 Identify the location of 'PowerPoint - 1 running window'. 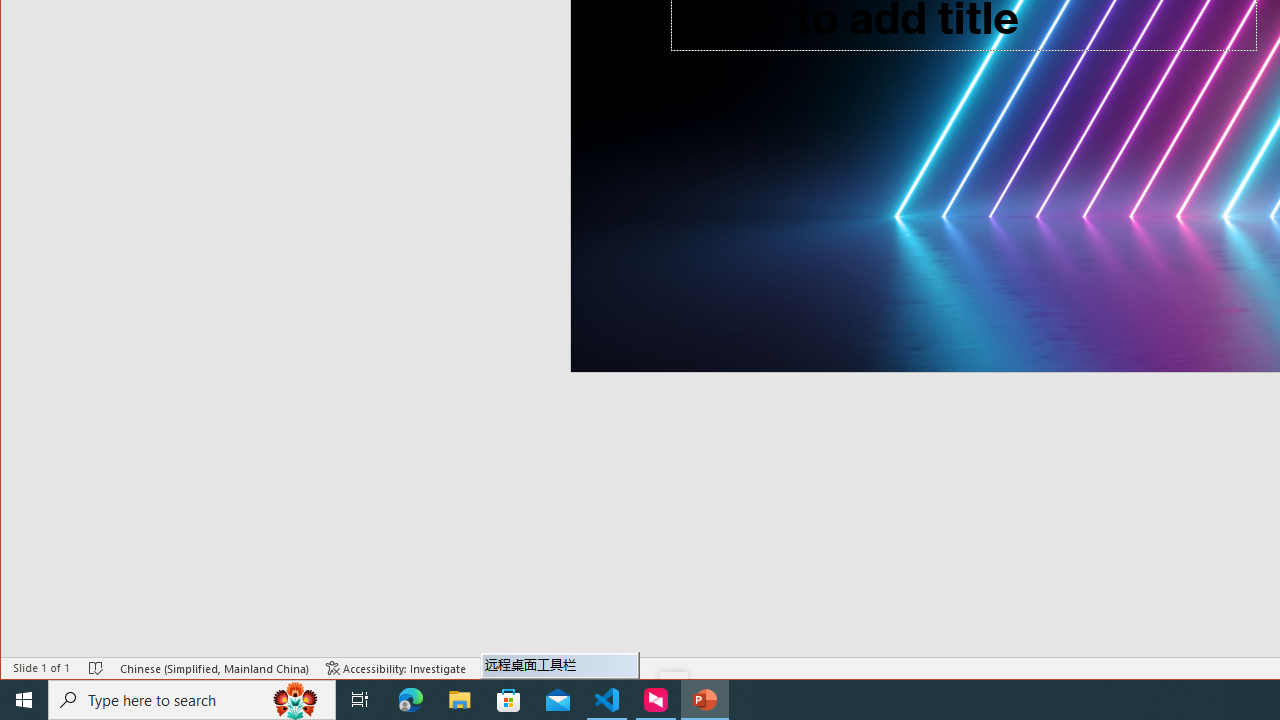
(705, 698).